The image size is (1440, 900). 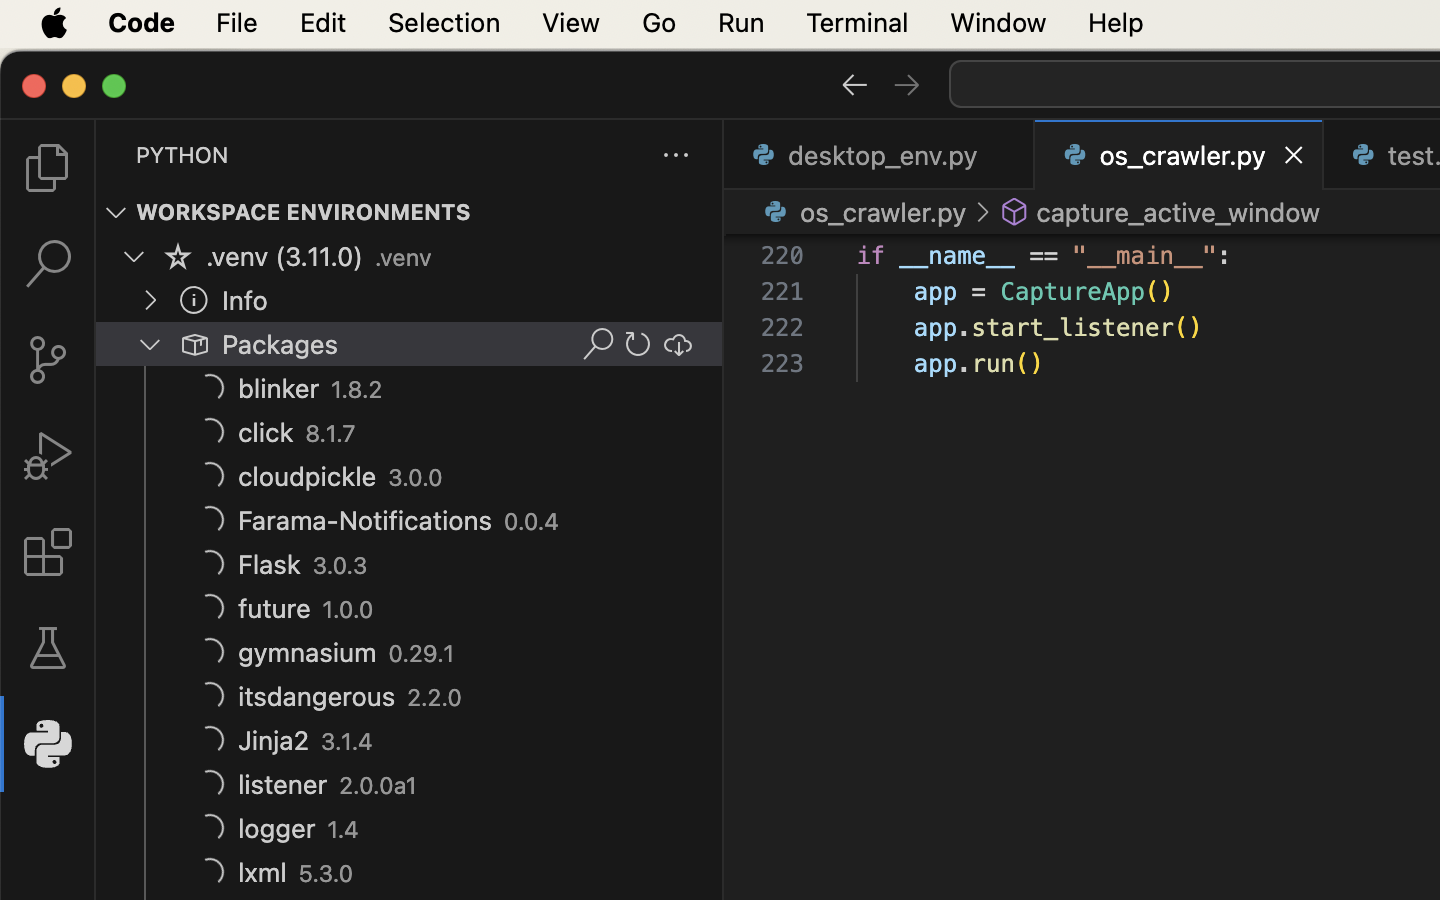 What do you see at coordinates (348, 610) in the screenshot?
I see `'1.0.0'` at bounding box center [348, 610].